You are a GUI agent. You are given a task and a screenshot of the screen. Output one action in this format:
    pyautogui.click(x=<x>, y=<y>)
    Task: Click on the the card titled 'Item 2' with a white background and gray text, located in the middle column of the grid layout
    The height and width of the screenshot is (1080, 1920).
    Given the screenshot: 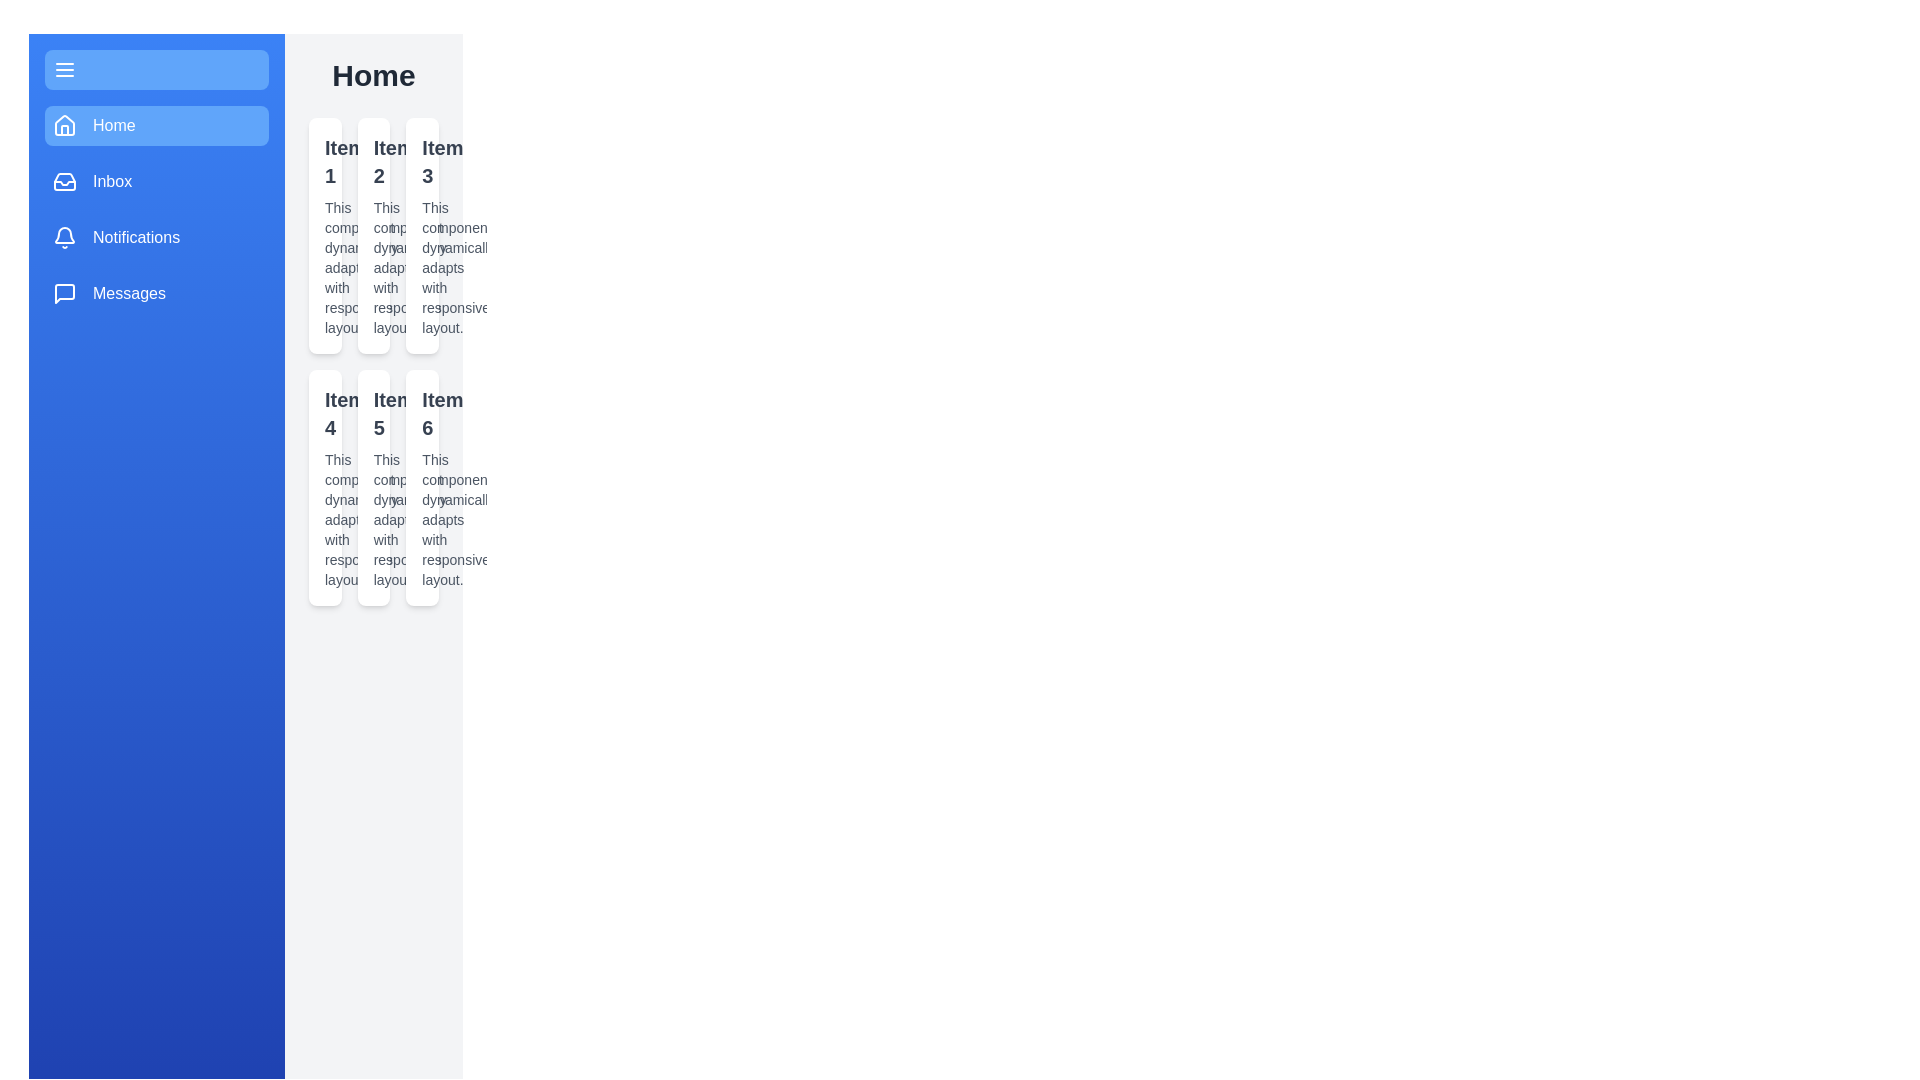 What is the action you would take?
    pyautogui.click(x=374, y=234)
    